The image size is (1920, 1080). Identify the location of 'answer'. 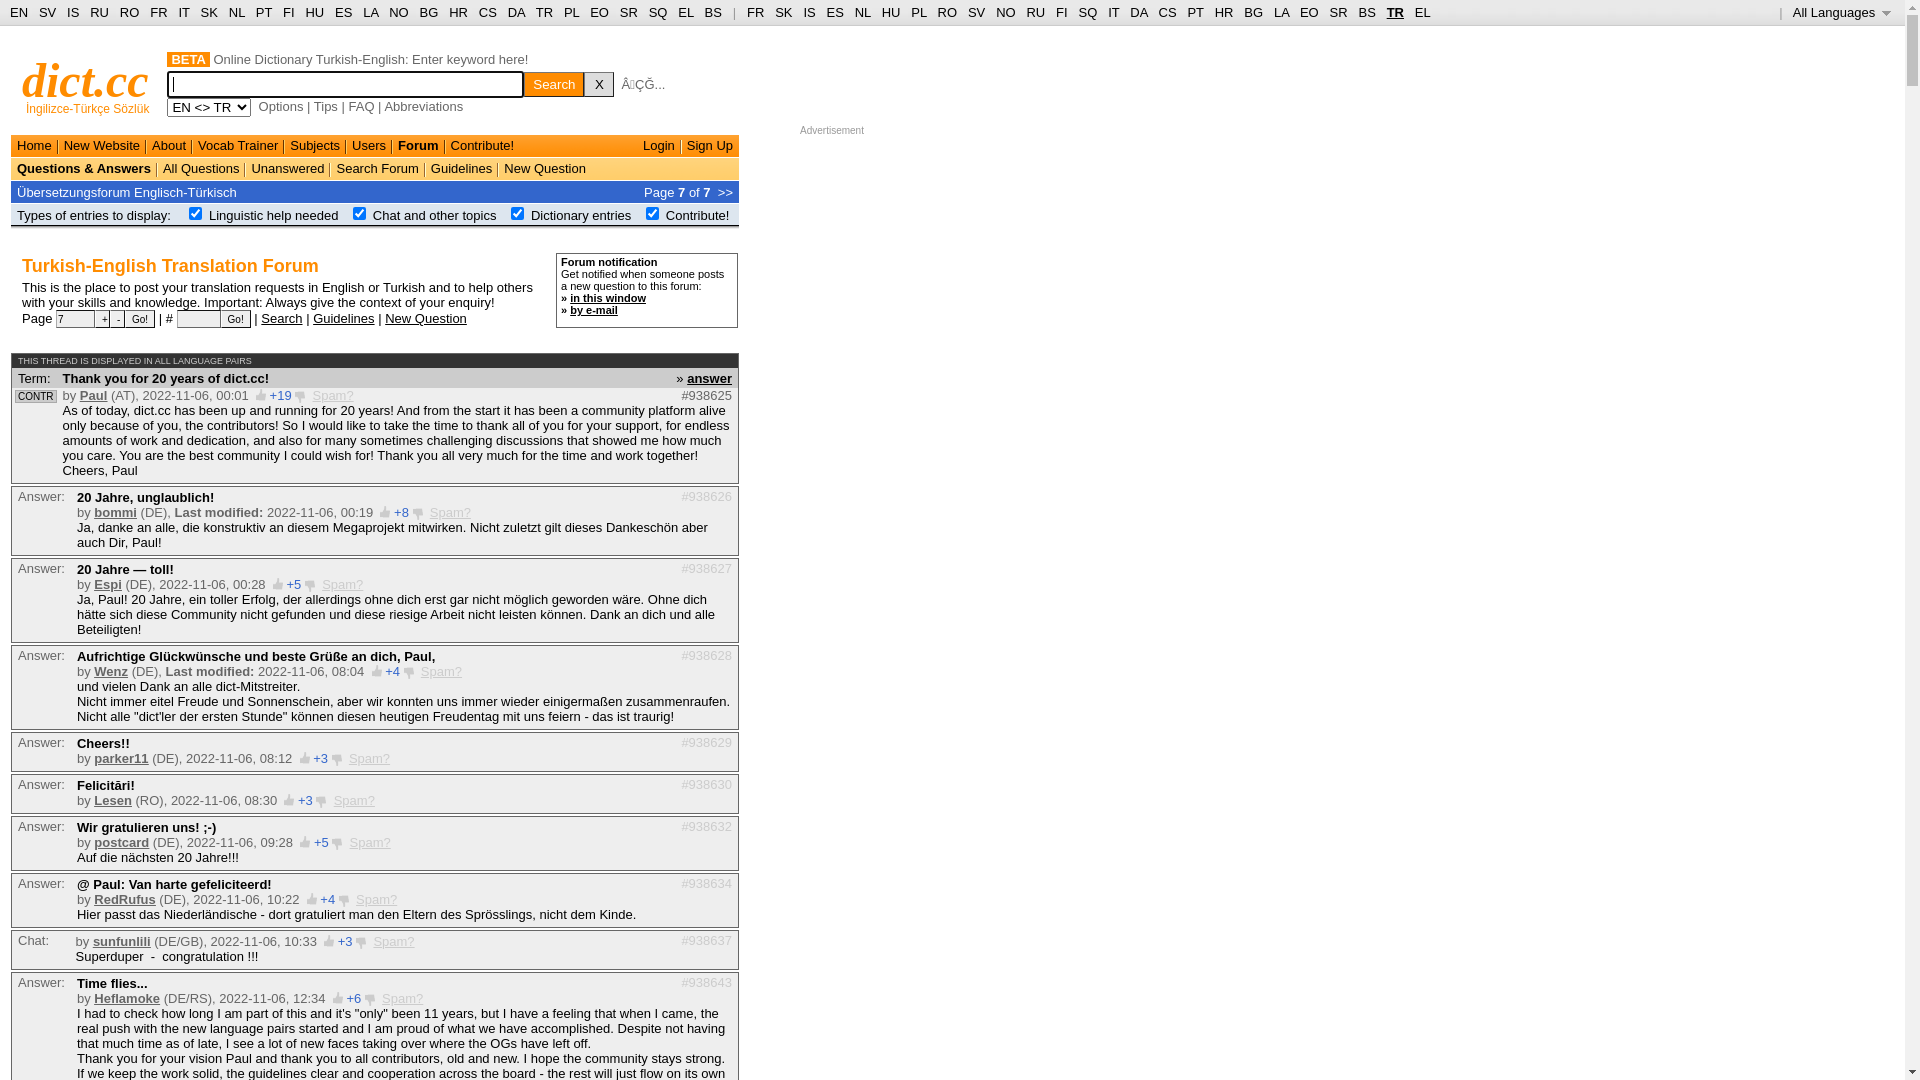
(709, 377).